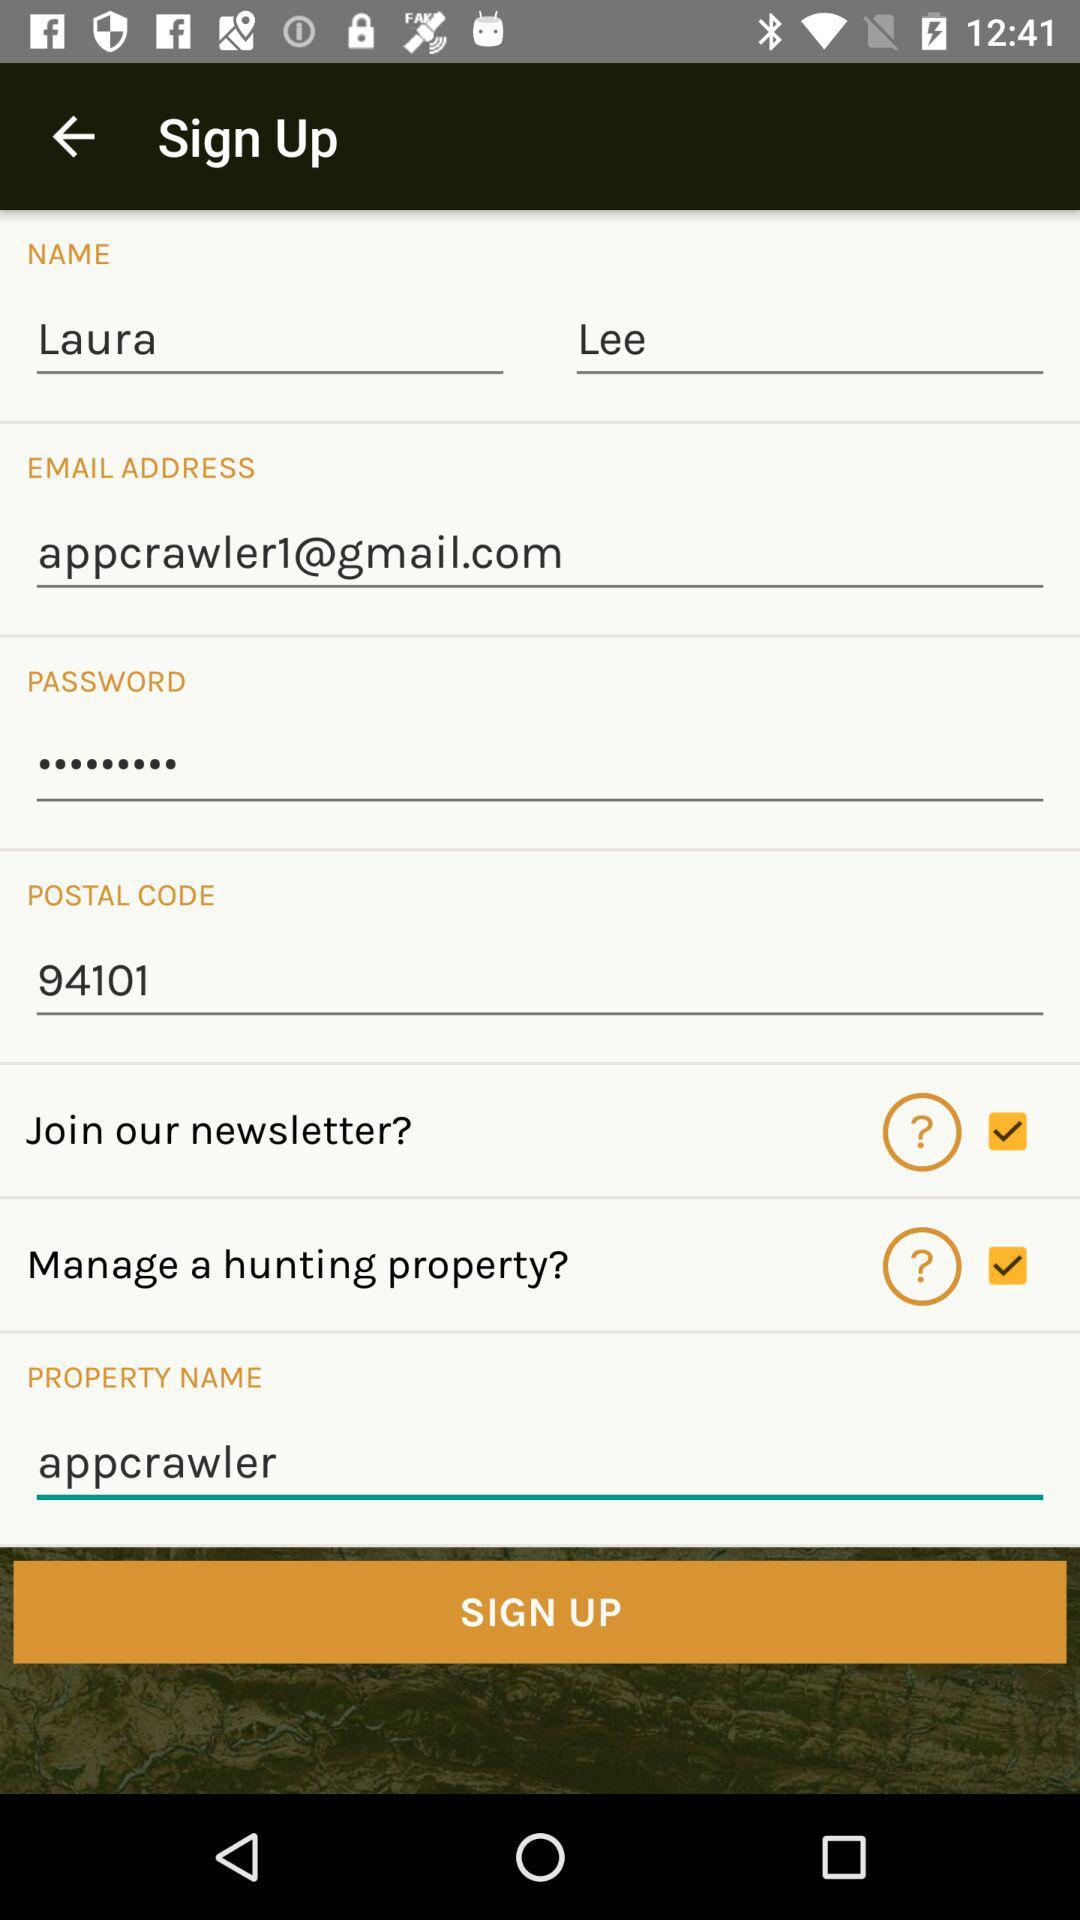 The height and width of the screenshot is (1920, 1080). I want to click on manage property, so click(1033, 1265).